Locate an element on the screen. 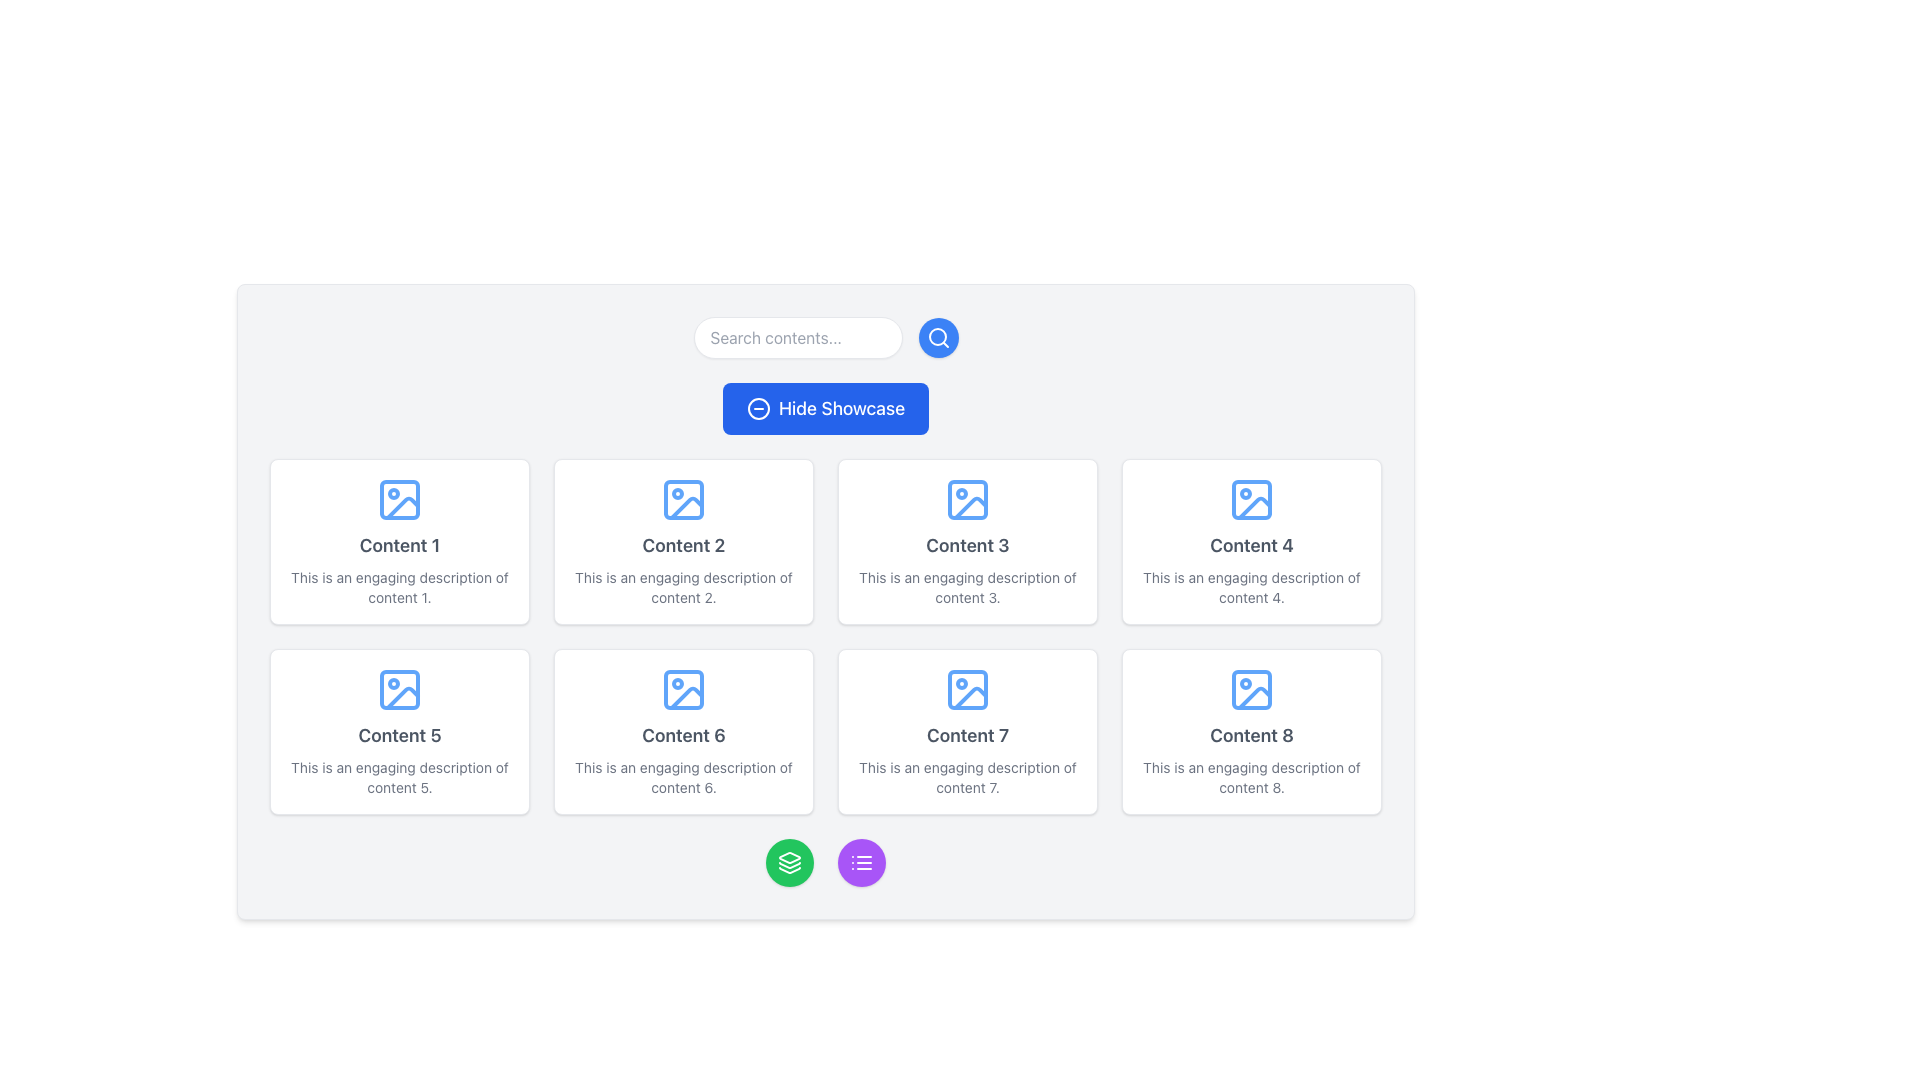  the bold text label 'Content 6' which is styled with medium font size and gray color, located in the center column of the second row of a grid layout, positioned below a blue icon and above a descriptive paragraph in a bordered white card is located at coordinates (683, 736).